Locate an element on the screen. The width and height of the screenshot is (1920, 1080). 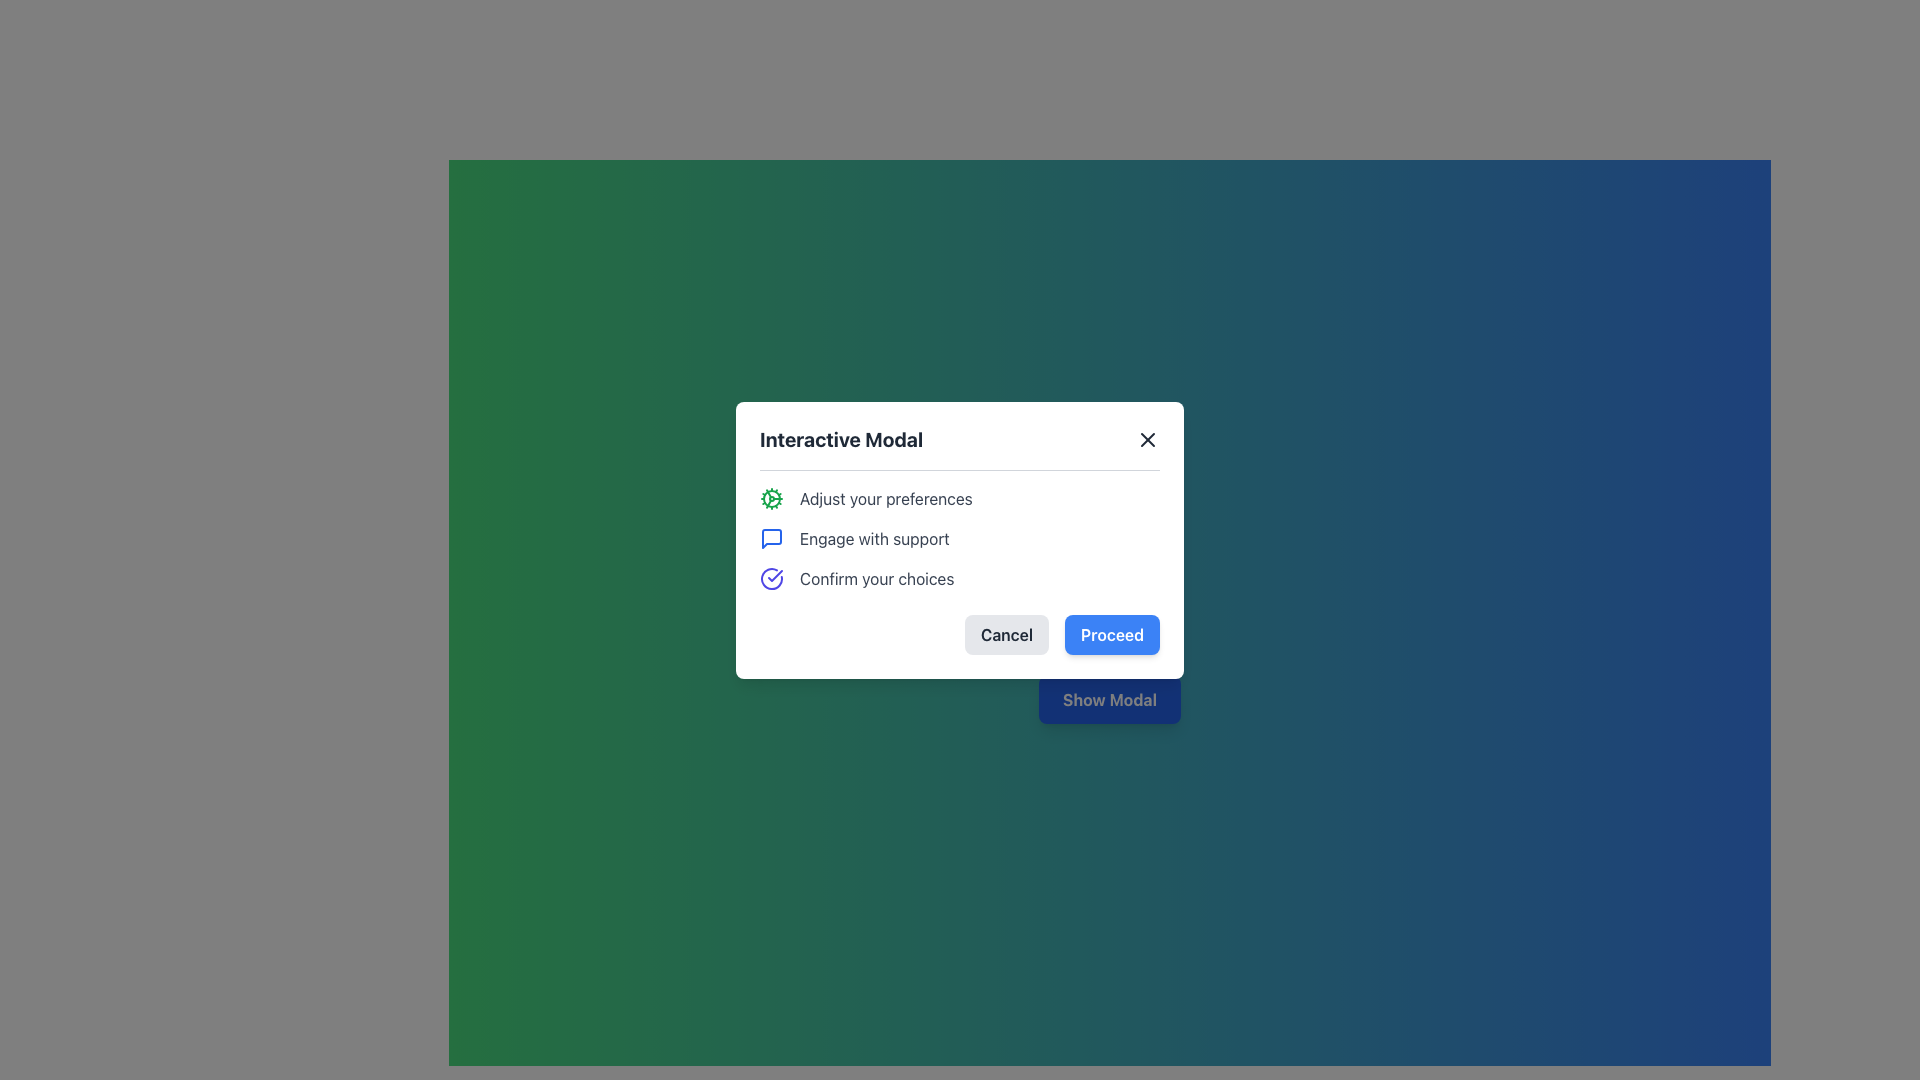
the 'Cancel' button in the horizontal button group located at the bottom-right section of the modal dialog is located at coordinates (960, 634).